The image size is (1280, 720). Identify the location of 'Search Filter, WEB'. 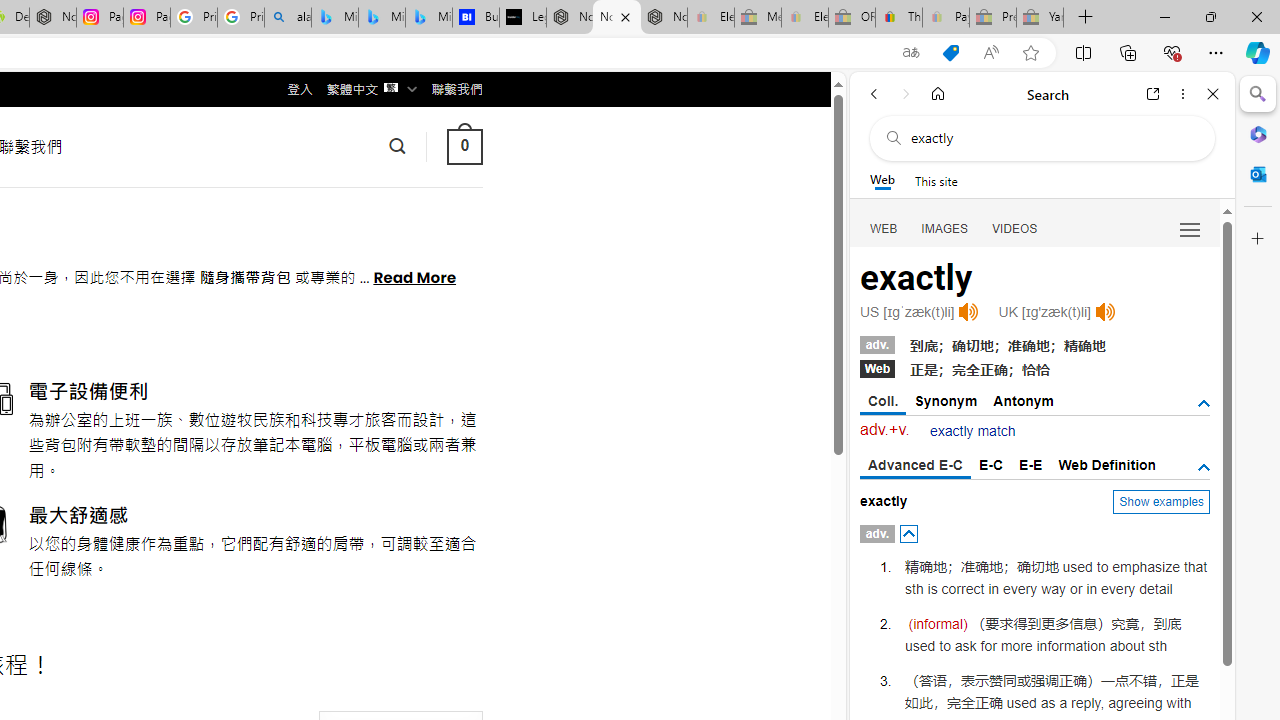
(883, 227).